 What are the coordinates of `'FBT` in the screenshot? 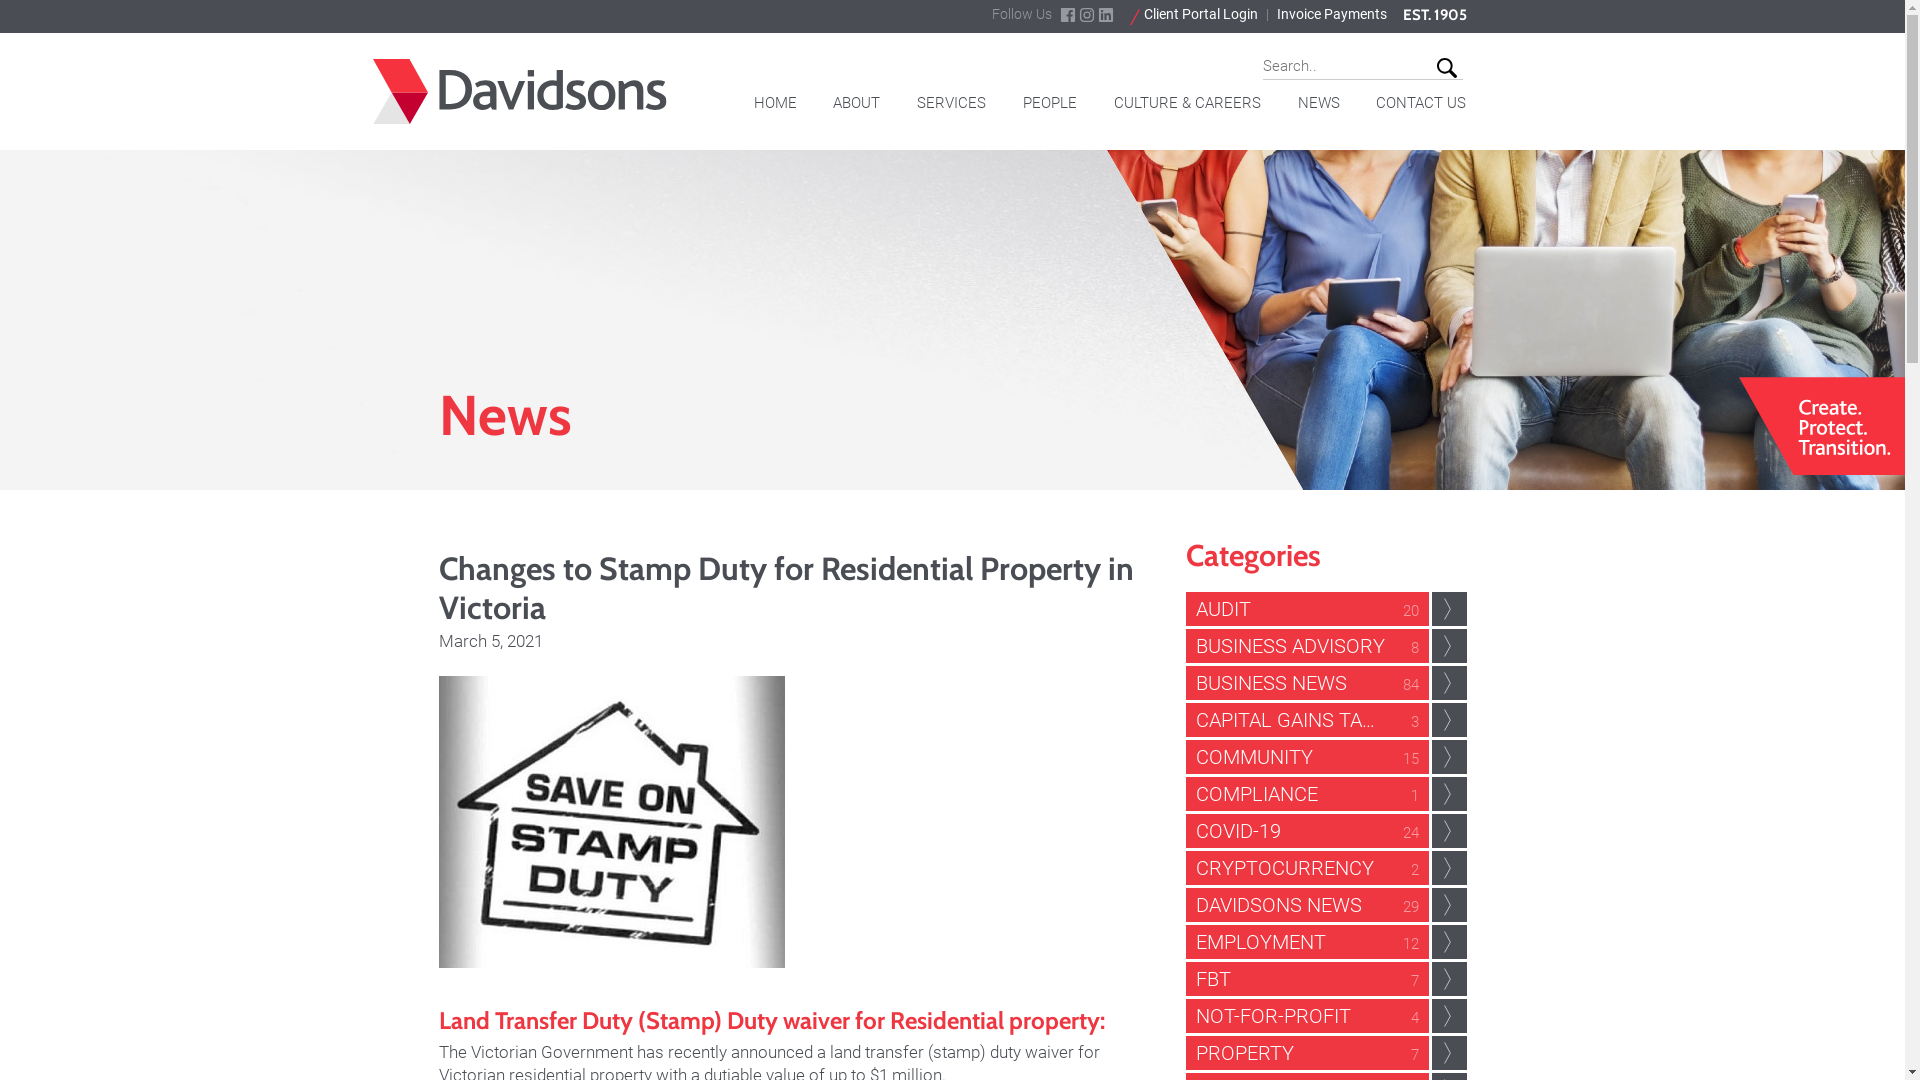 It's located at (1325, 978).